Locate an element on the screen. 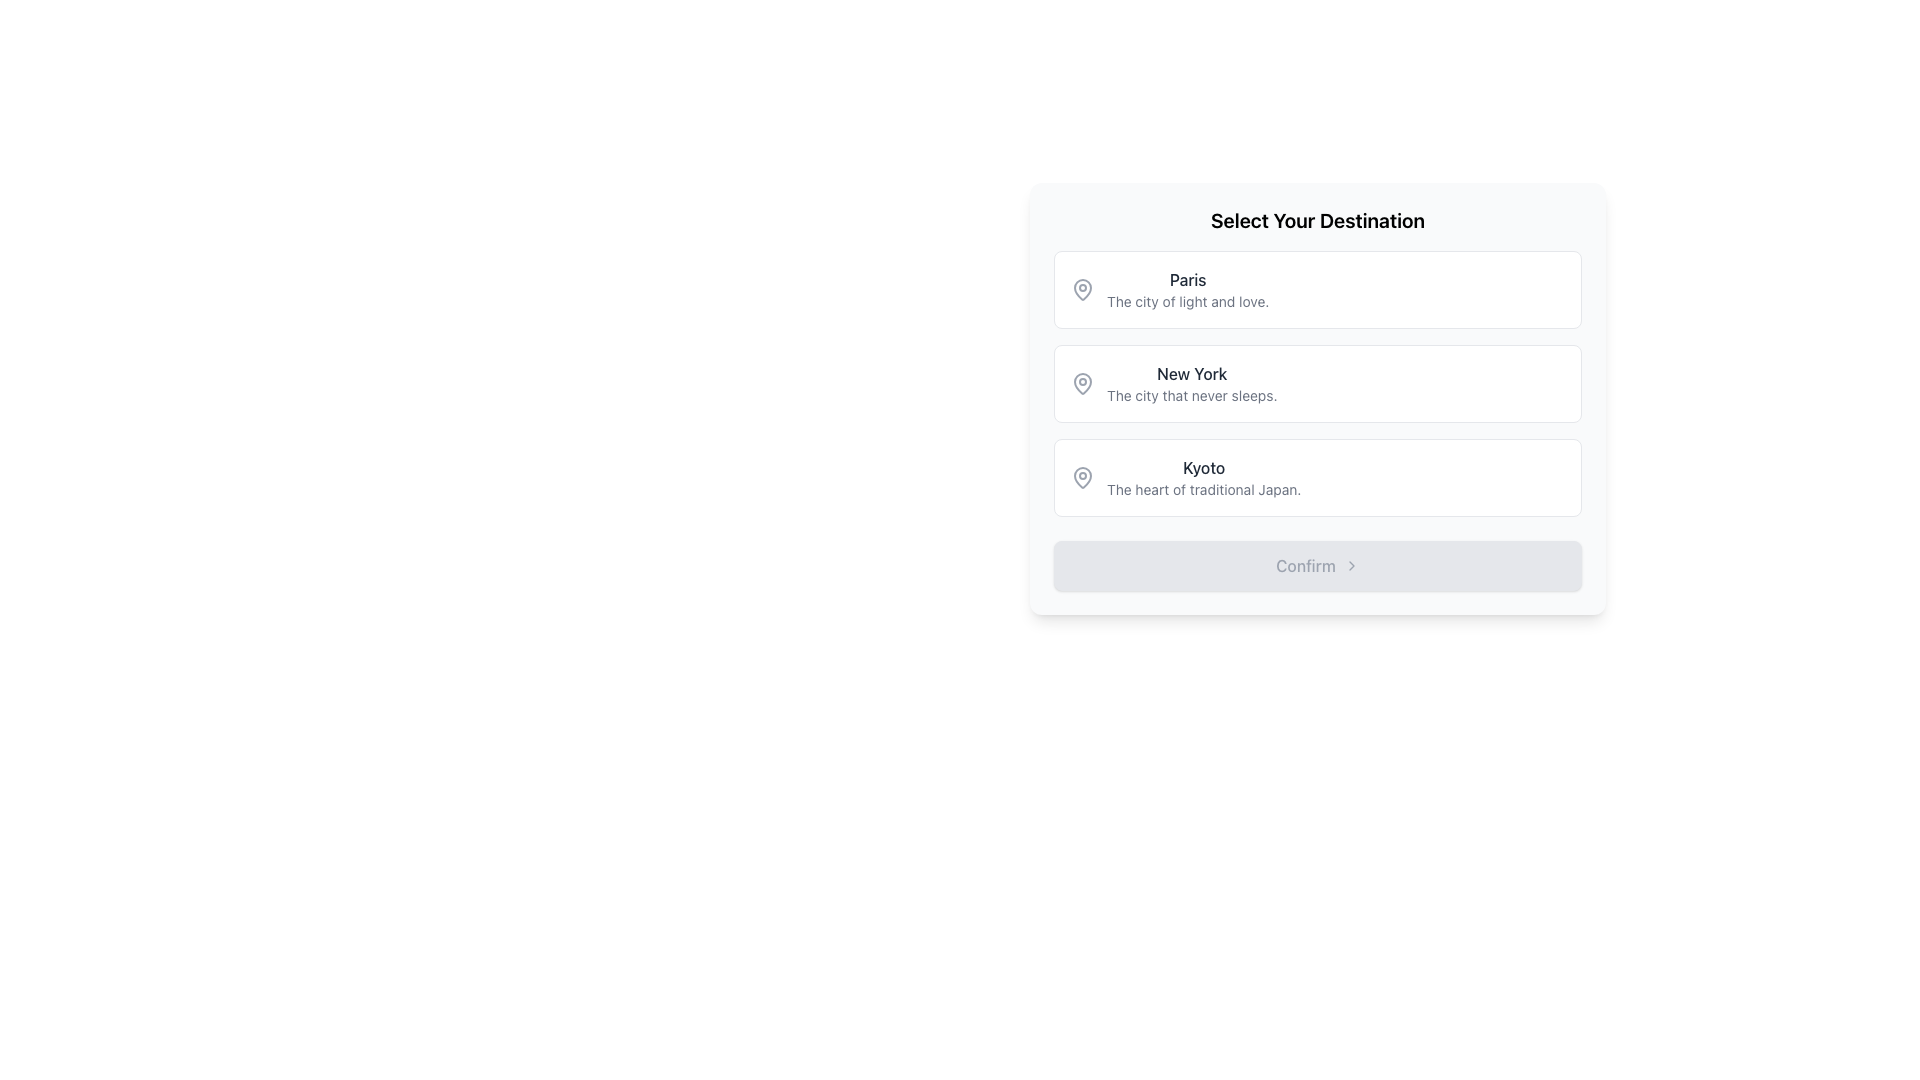  the lower part of the map pin icon SVG, which is styled with a stroked outline and is positioned to the left of the 'Paris' text in the selectable list is located at coordinates (1082, 289).